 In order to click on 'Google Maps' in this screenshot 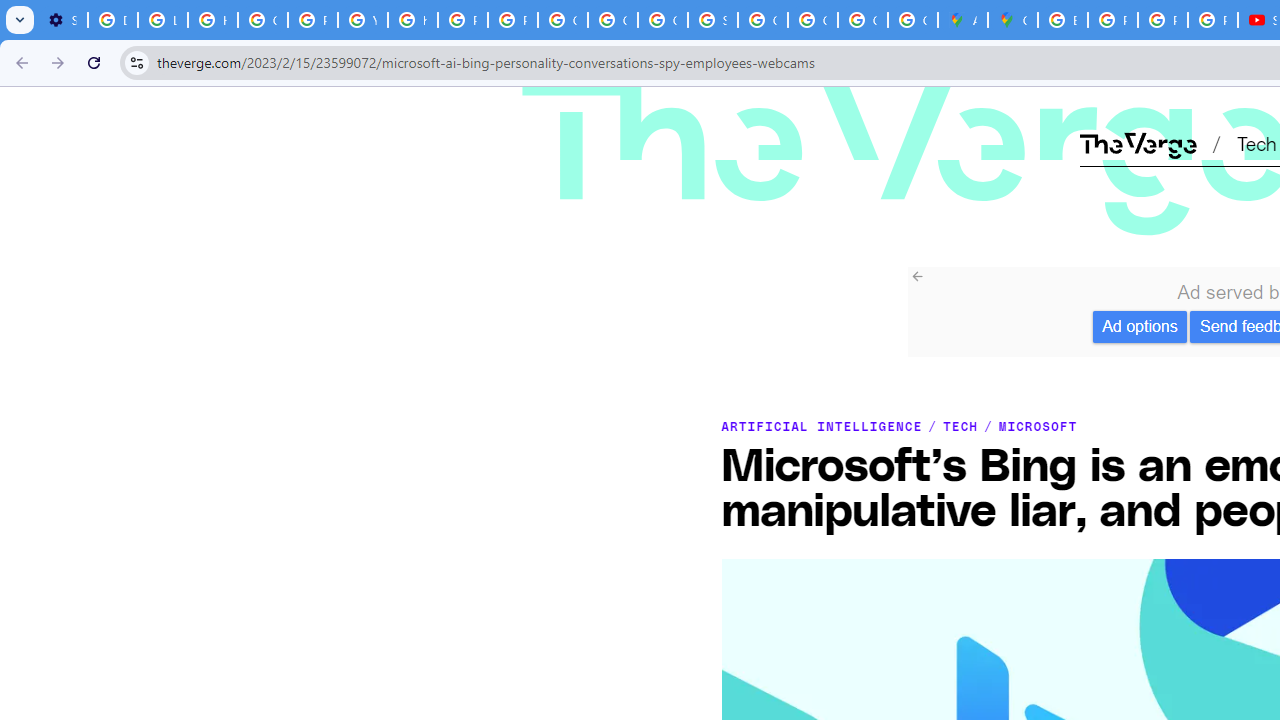, I will do `click(1013, 20)`.